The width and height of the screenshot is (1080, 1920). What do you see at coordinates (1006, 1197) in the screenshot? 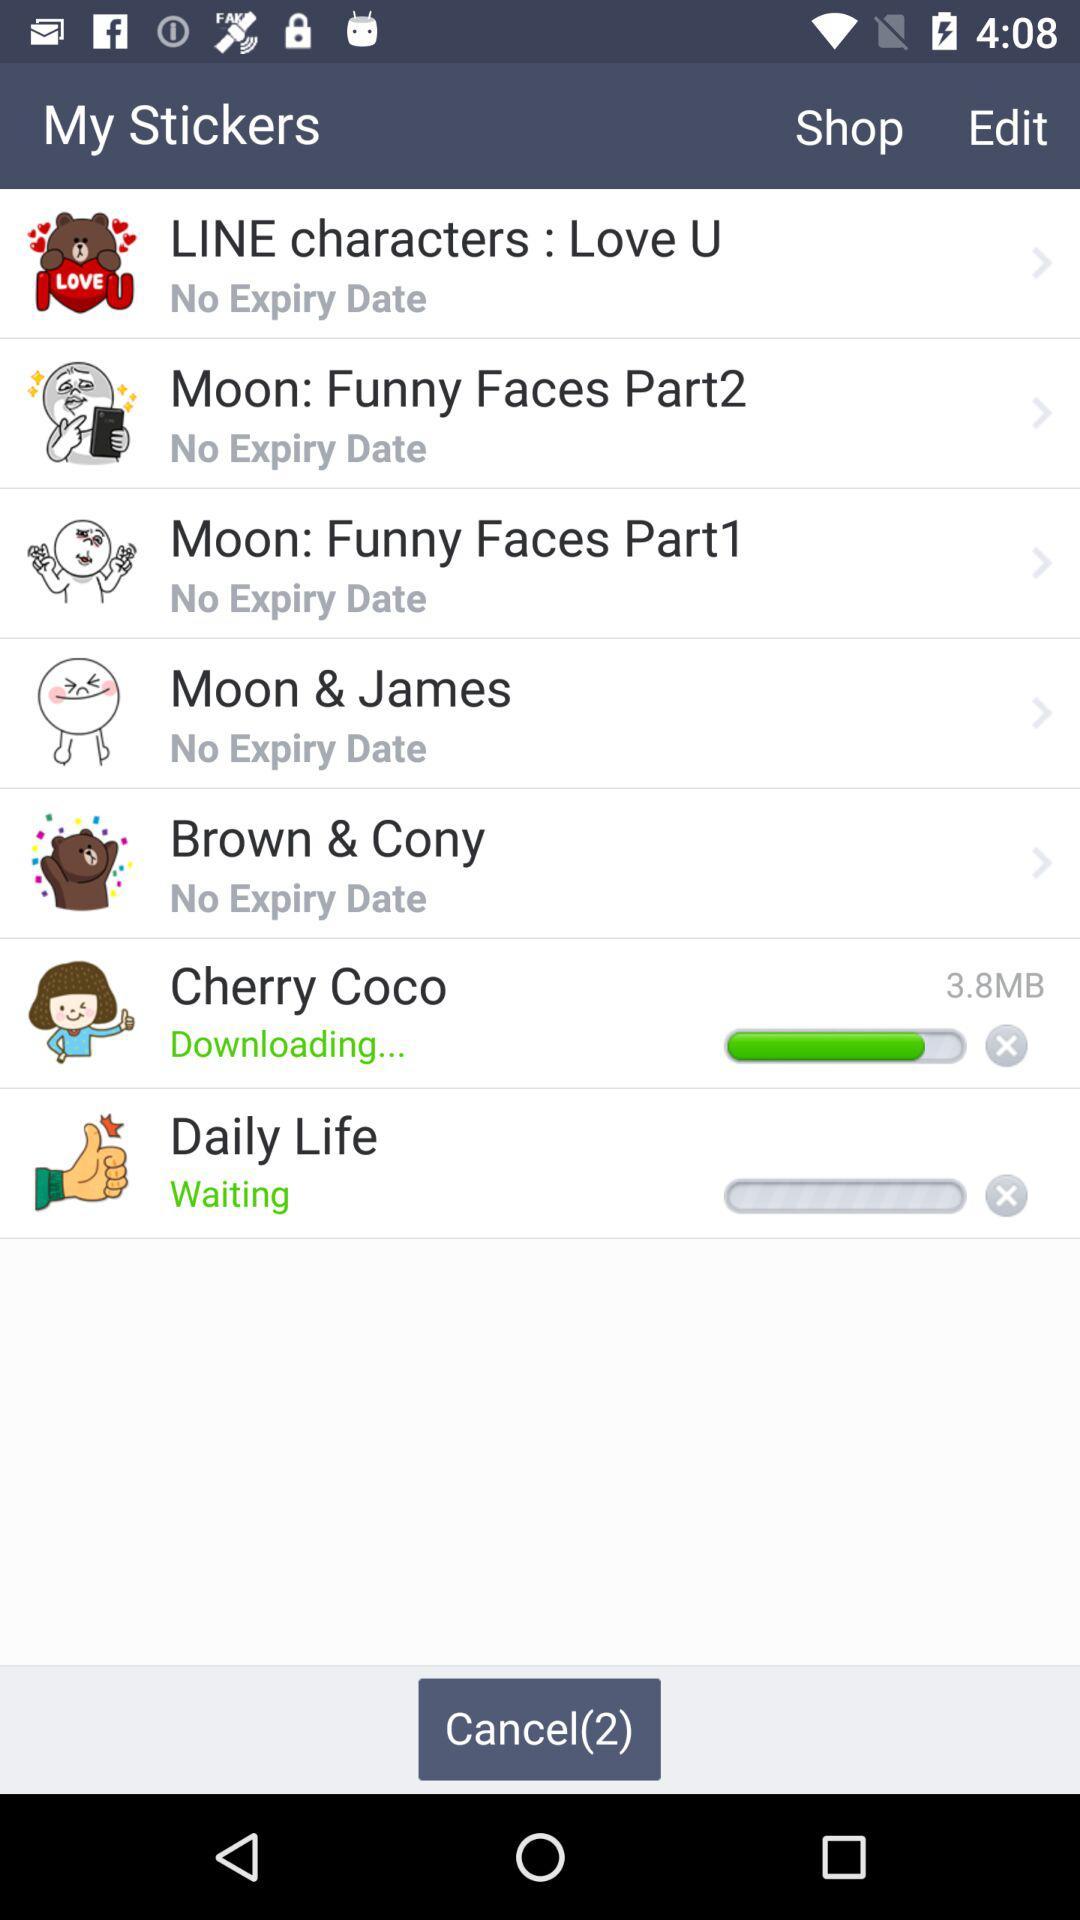
I see `the close icon` at bounding box center [1006, 1197].